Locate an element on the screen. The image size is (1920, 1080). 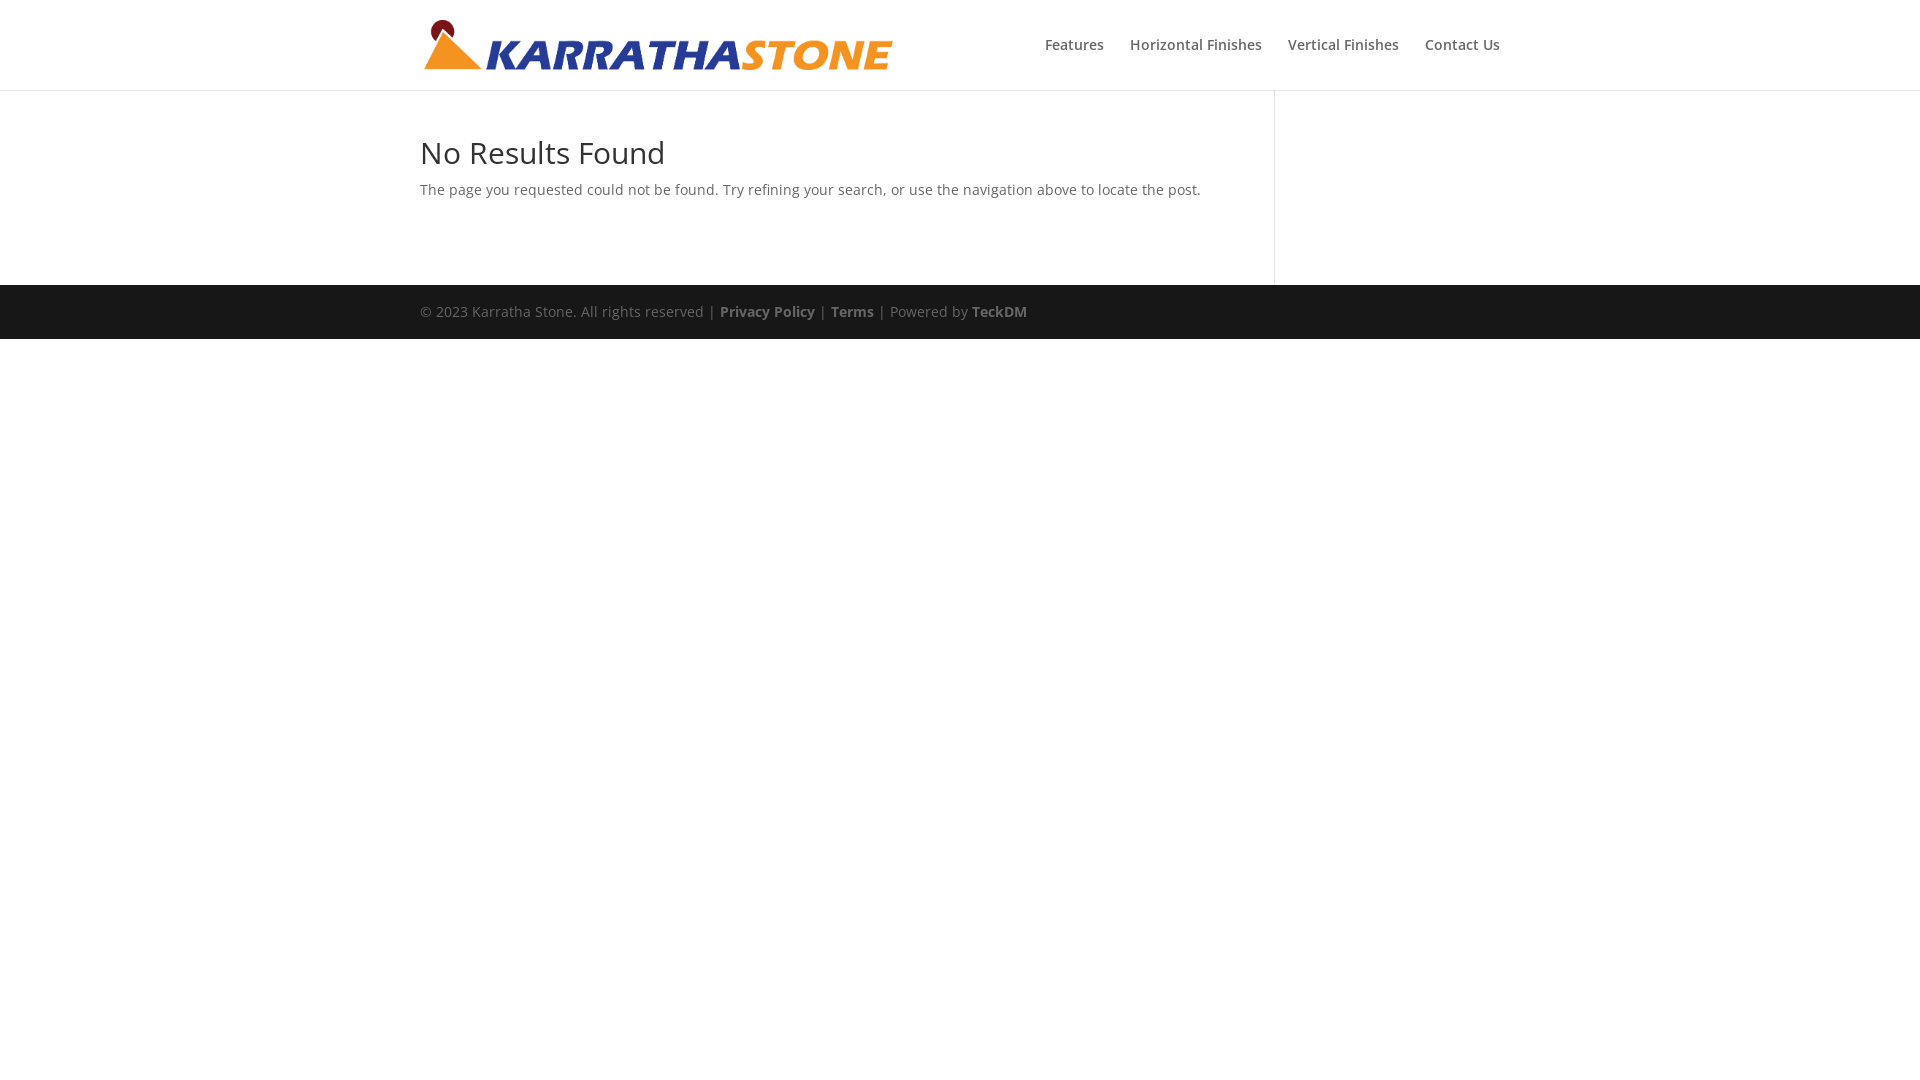
'Vertical Finishes' is located at coordinates (1287, 63).